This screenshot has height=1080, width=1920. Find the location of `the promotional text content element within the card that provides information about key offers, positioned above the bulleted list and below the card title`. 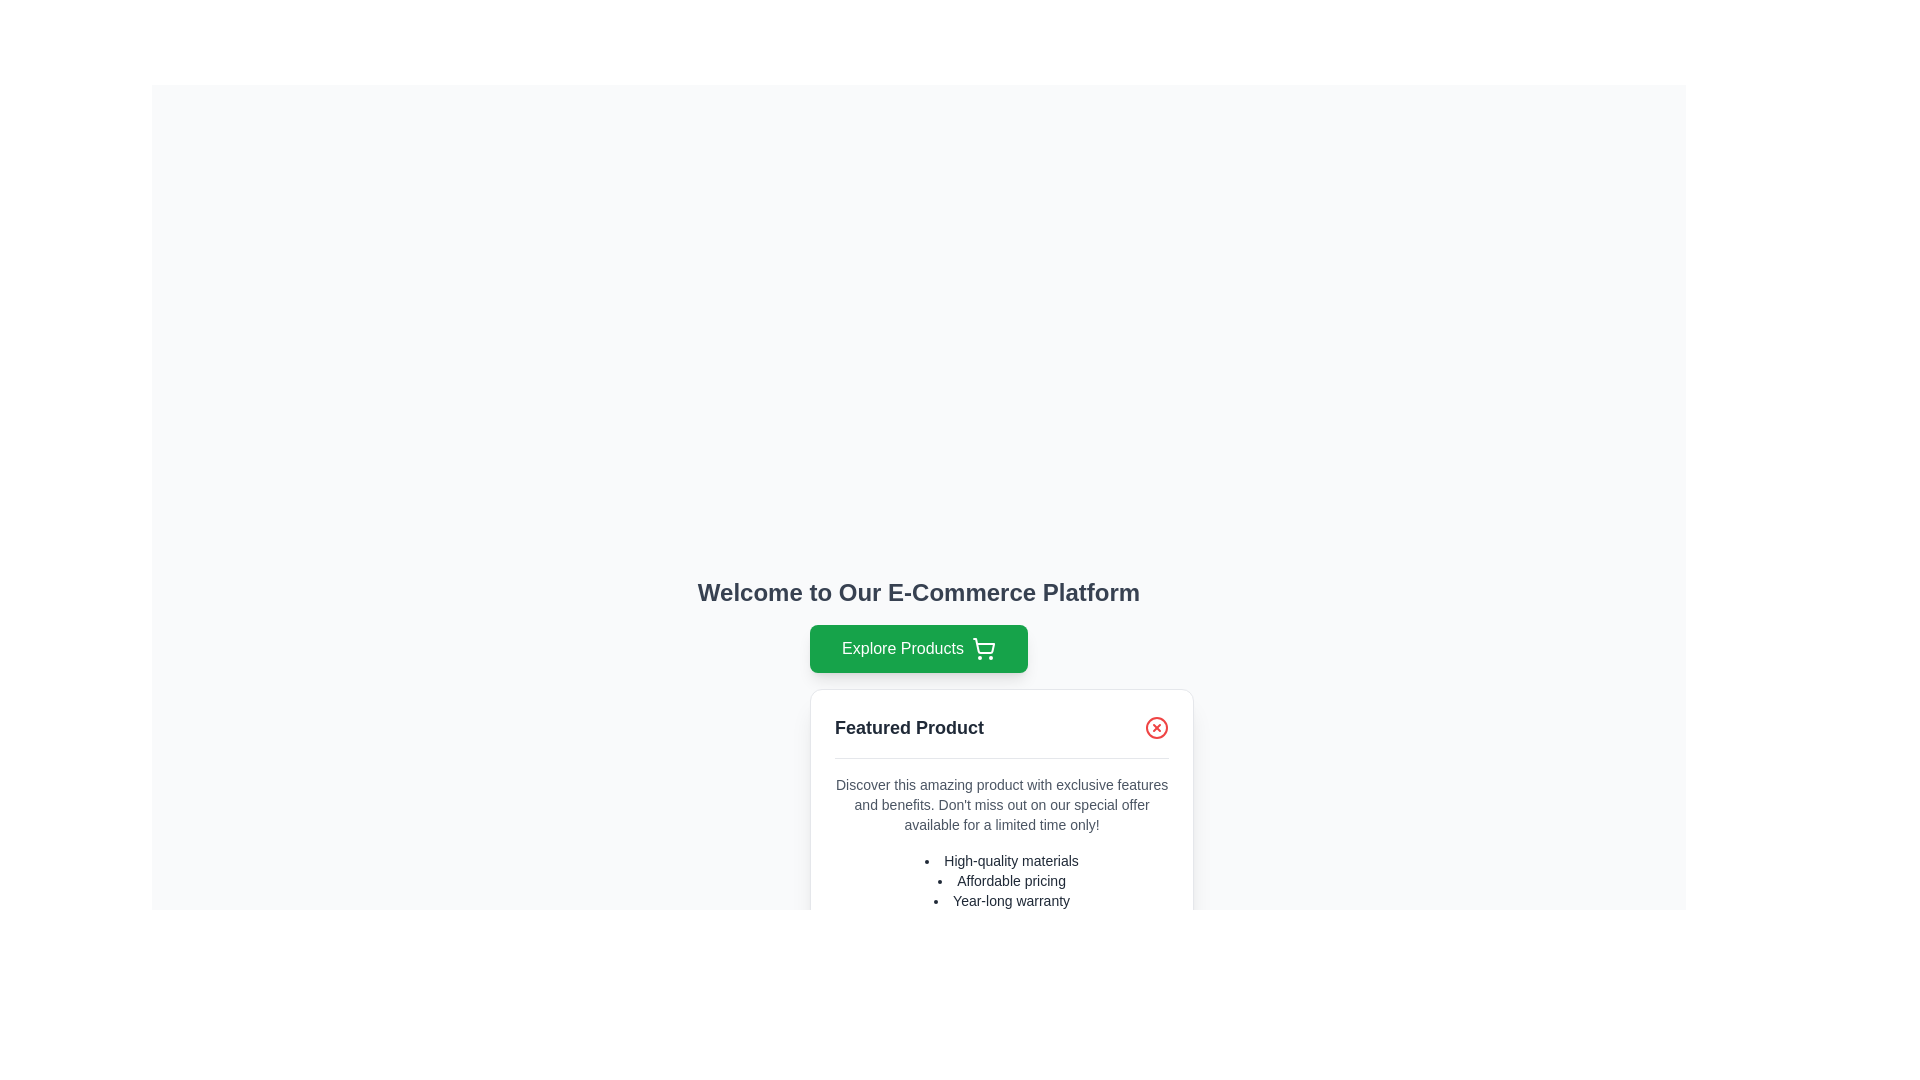

the promotional text content element within the card that provides information about key offers, positioned above the bulleted list and below the card title is located at coordinates (1002, 804).